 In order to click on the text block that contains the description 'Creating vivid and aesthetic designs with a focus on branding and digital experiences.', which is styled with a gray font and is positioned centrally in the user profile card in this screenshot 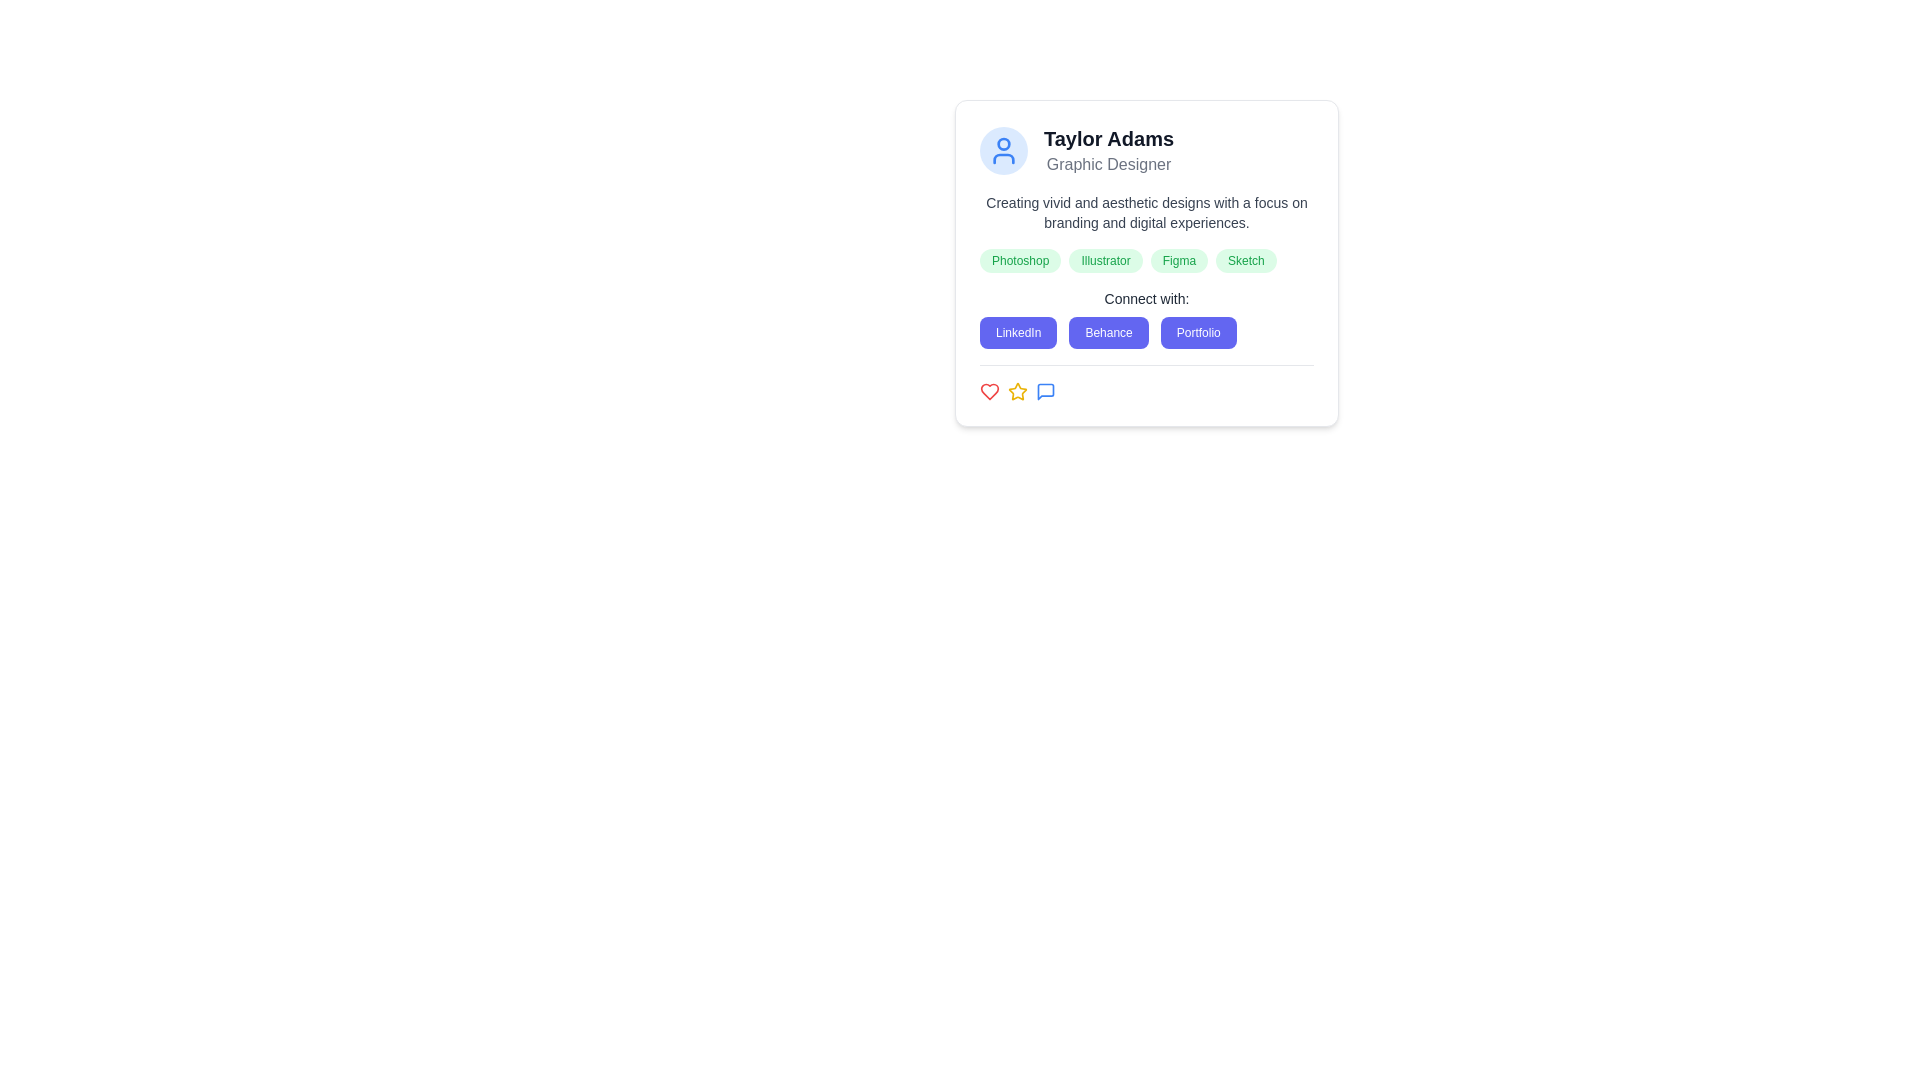, I will do `click(1147, 212)`.